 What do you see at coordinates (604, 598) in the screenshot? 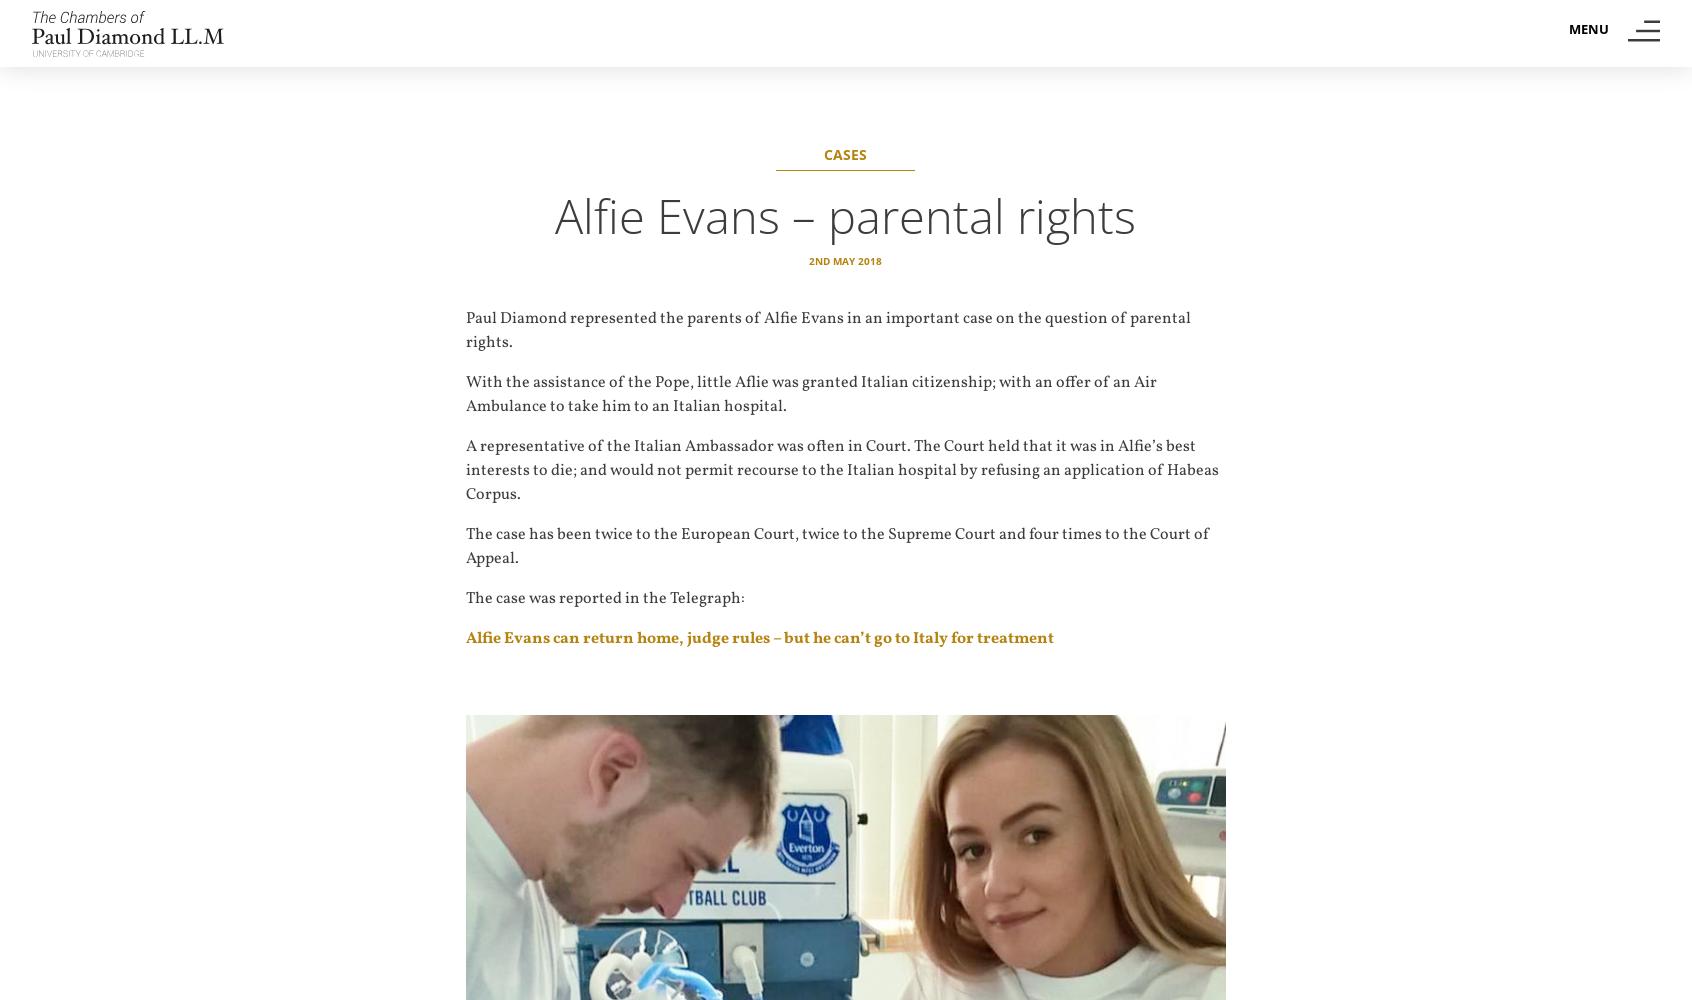
I see `'The case was reported in the Telegraph:'` at bounding box center [604, 598].